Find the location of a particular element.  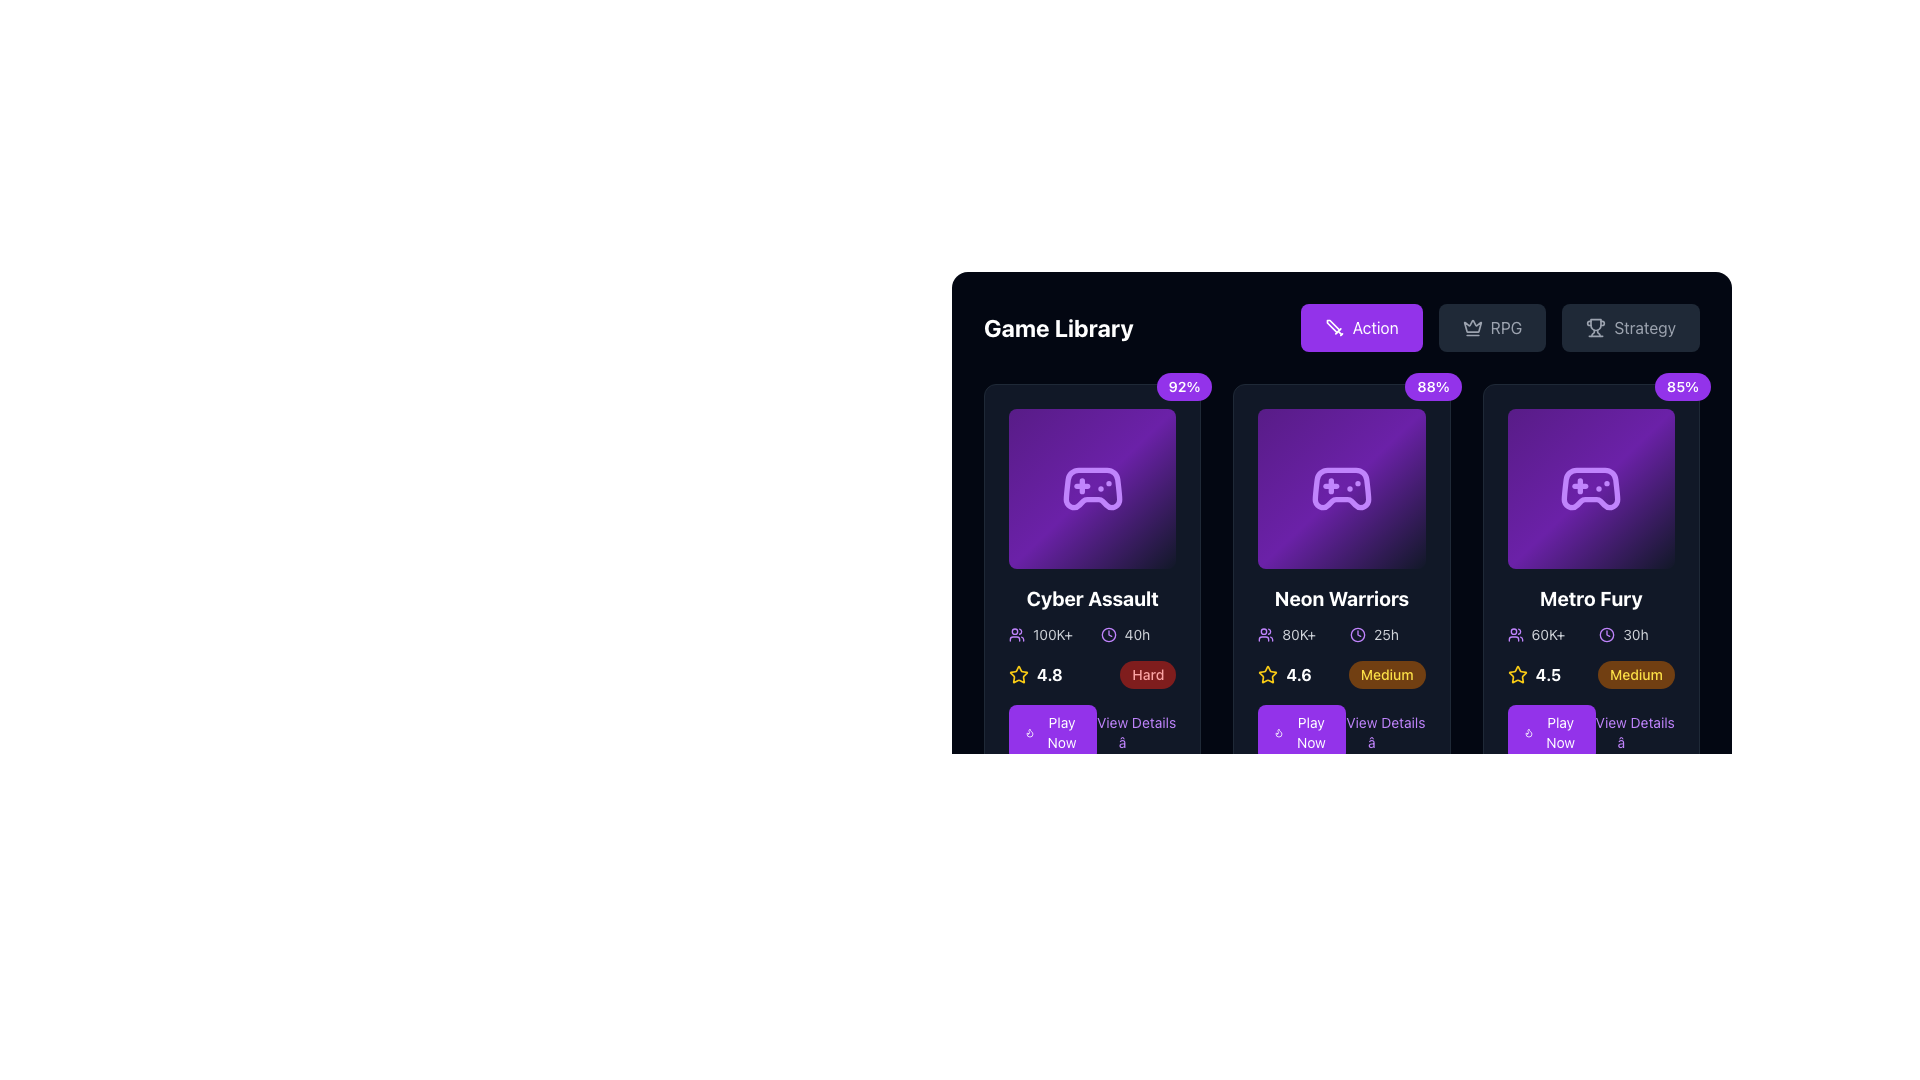

the central icon representing a game controller in the card titled 'Neon Warriors' is located at coordinates (1341, 489).